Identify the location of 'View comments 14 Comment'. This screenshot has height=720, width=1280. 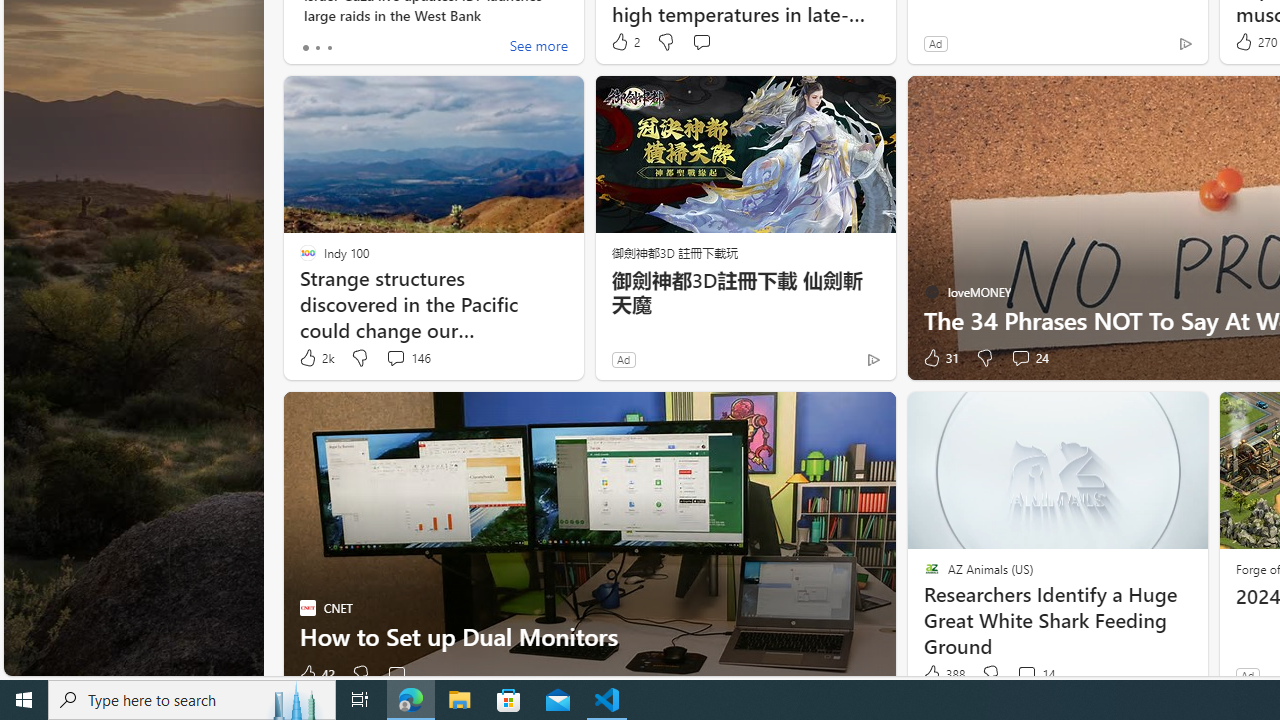
(1035, 674).